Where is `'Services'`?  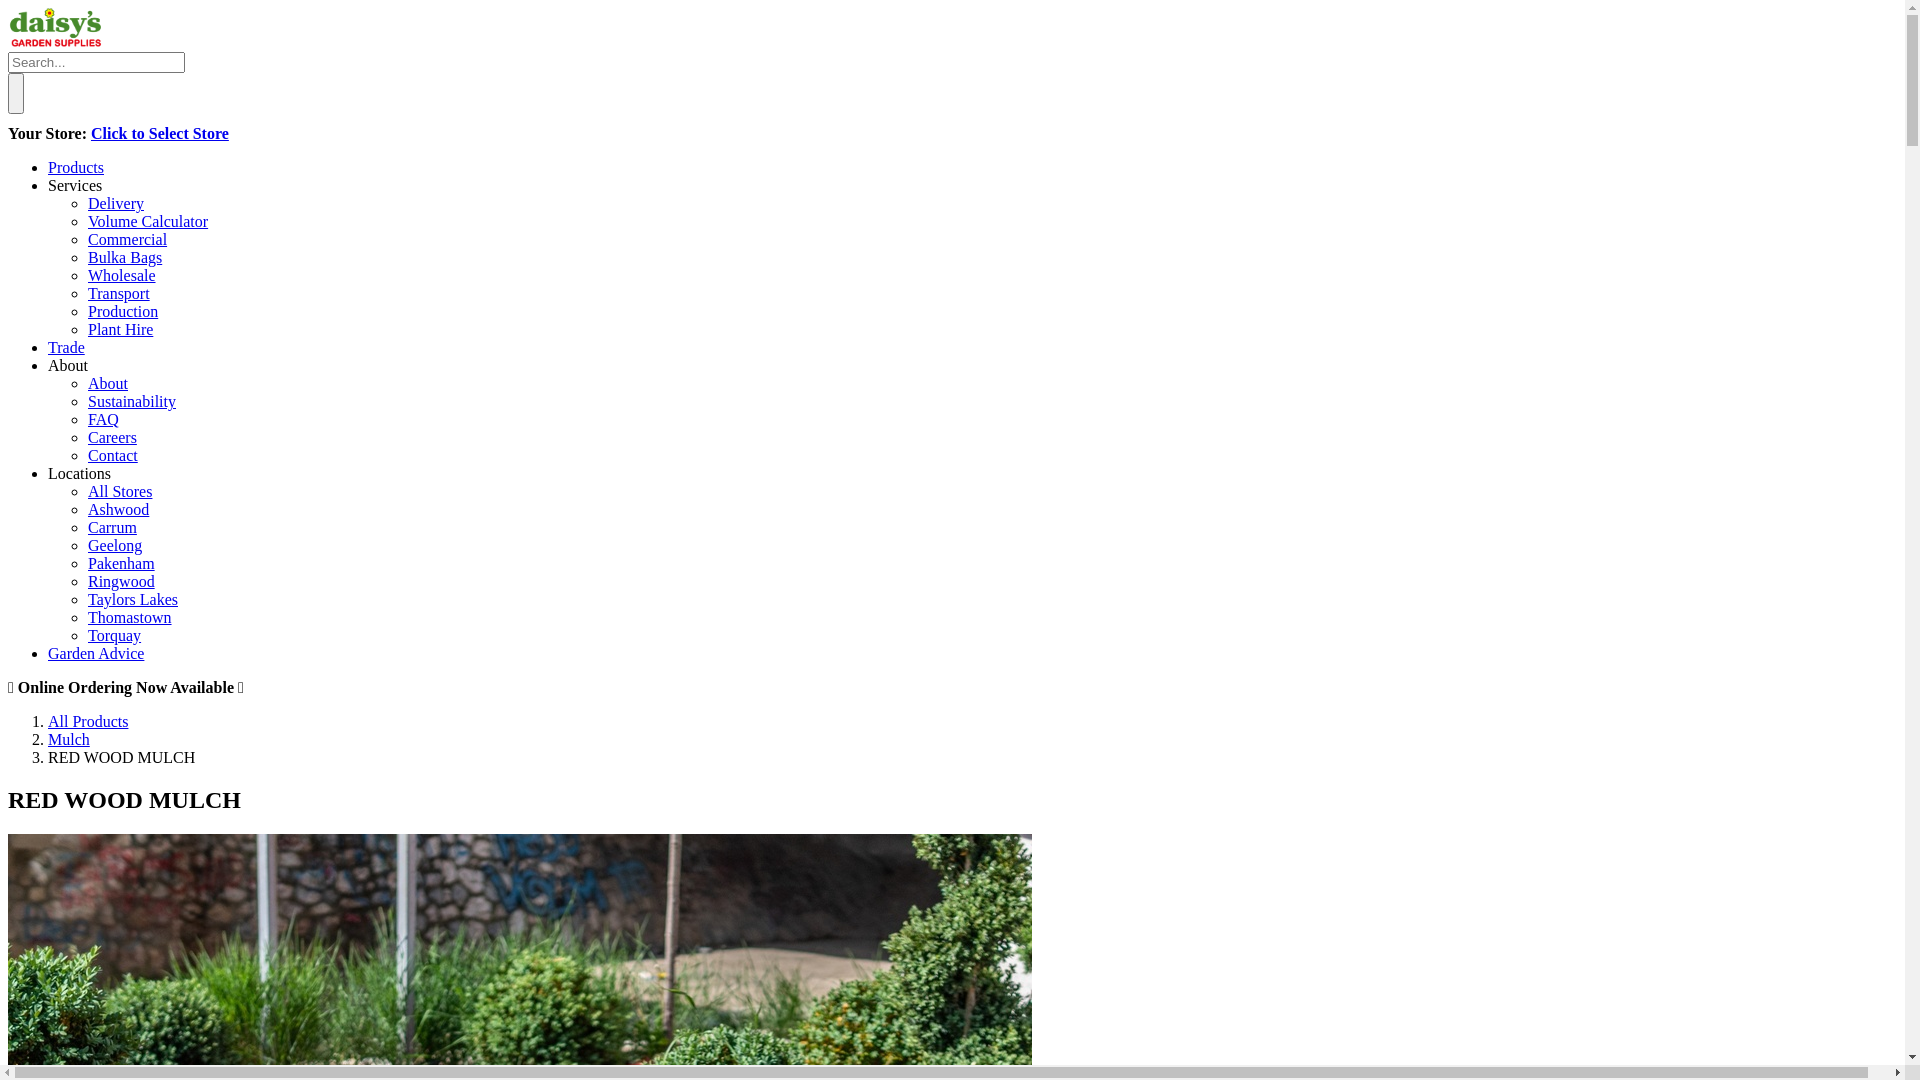 'Services' is located at coordinates (75, 185).